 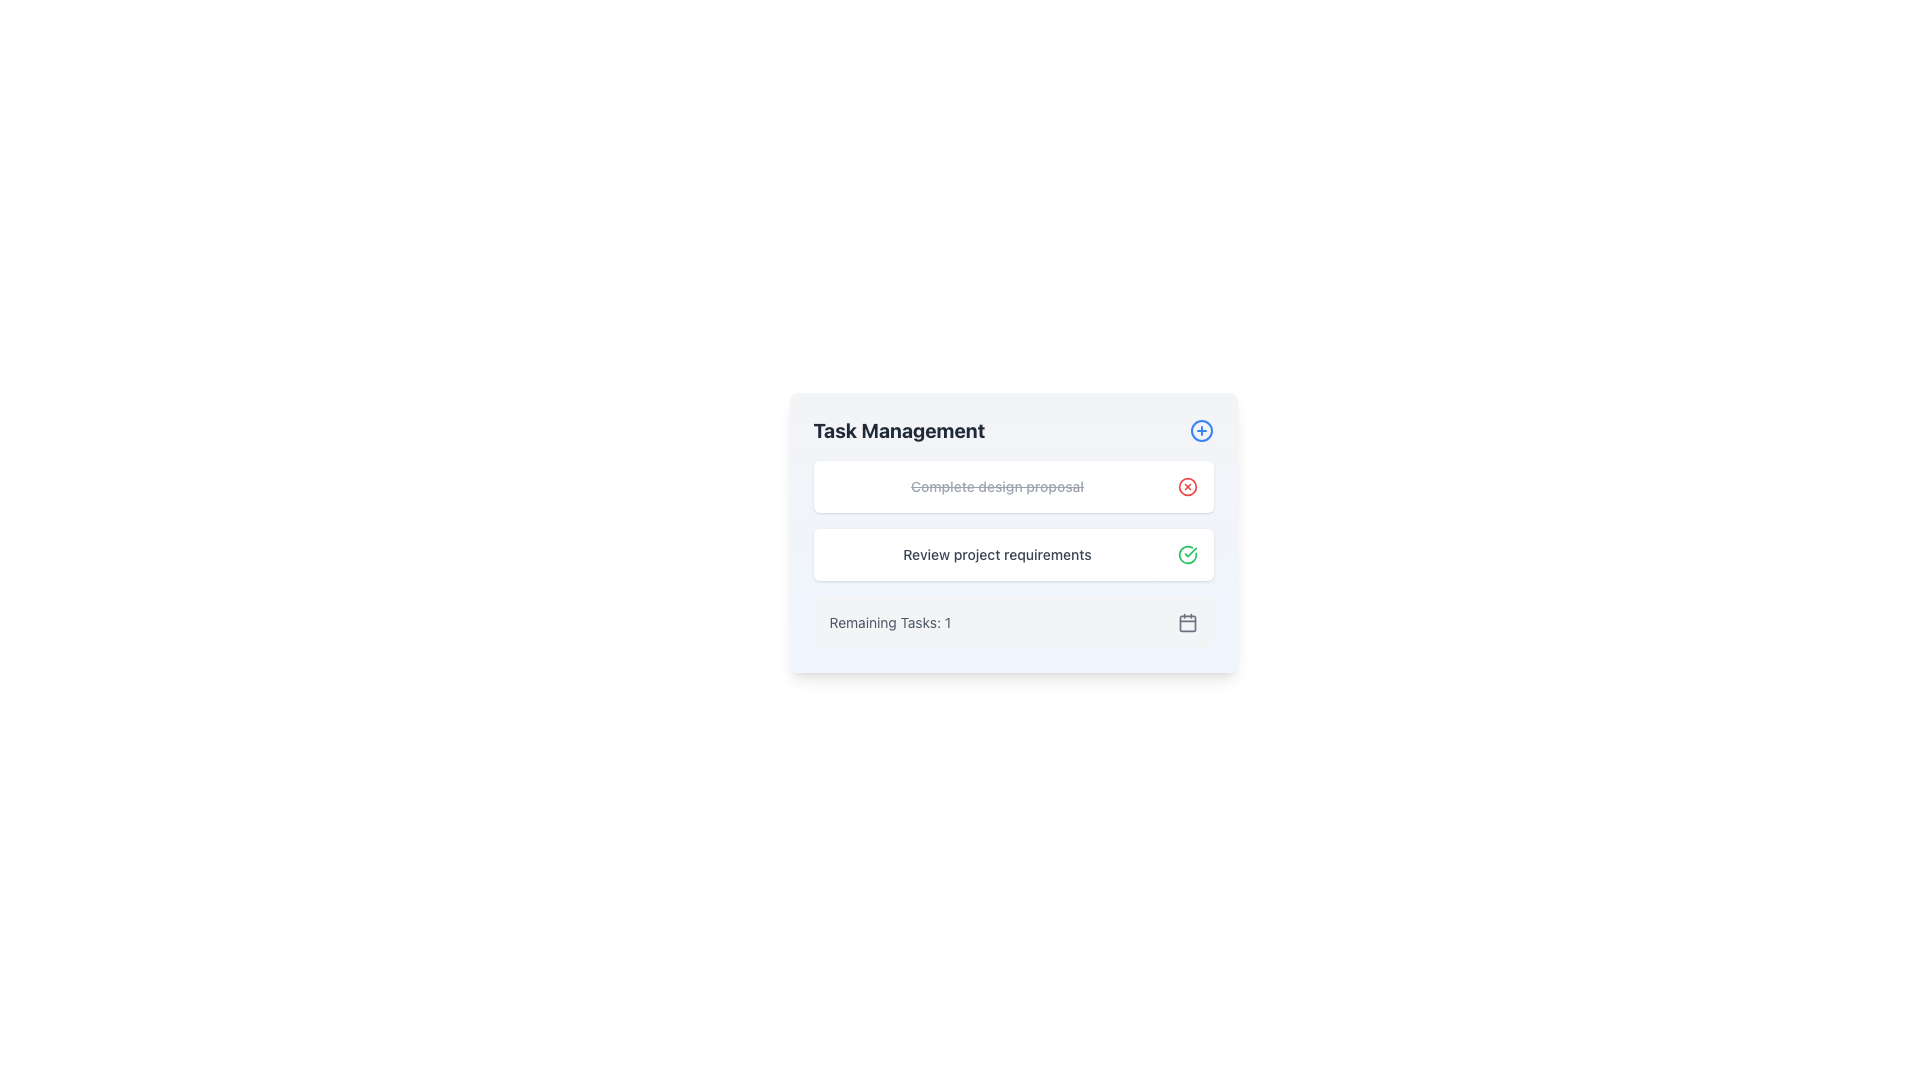 What do you see at coordinates (1187, 622) in the screenshot?
I see `the small, square-shaped gray button resembling a calendar icon located in the bottom right portion of the interface` at bounding box center [1187, 622].